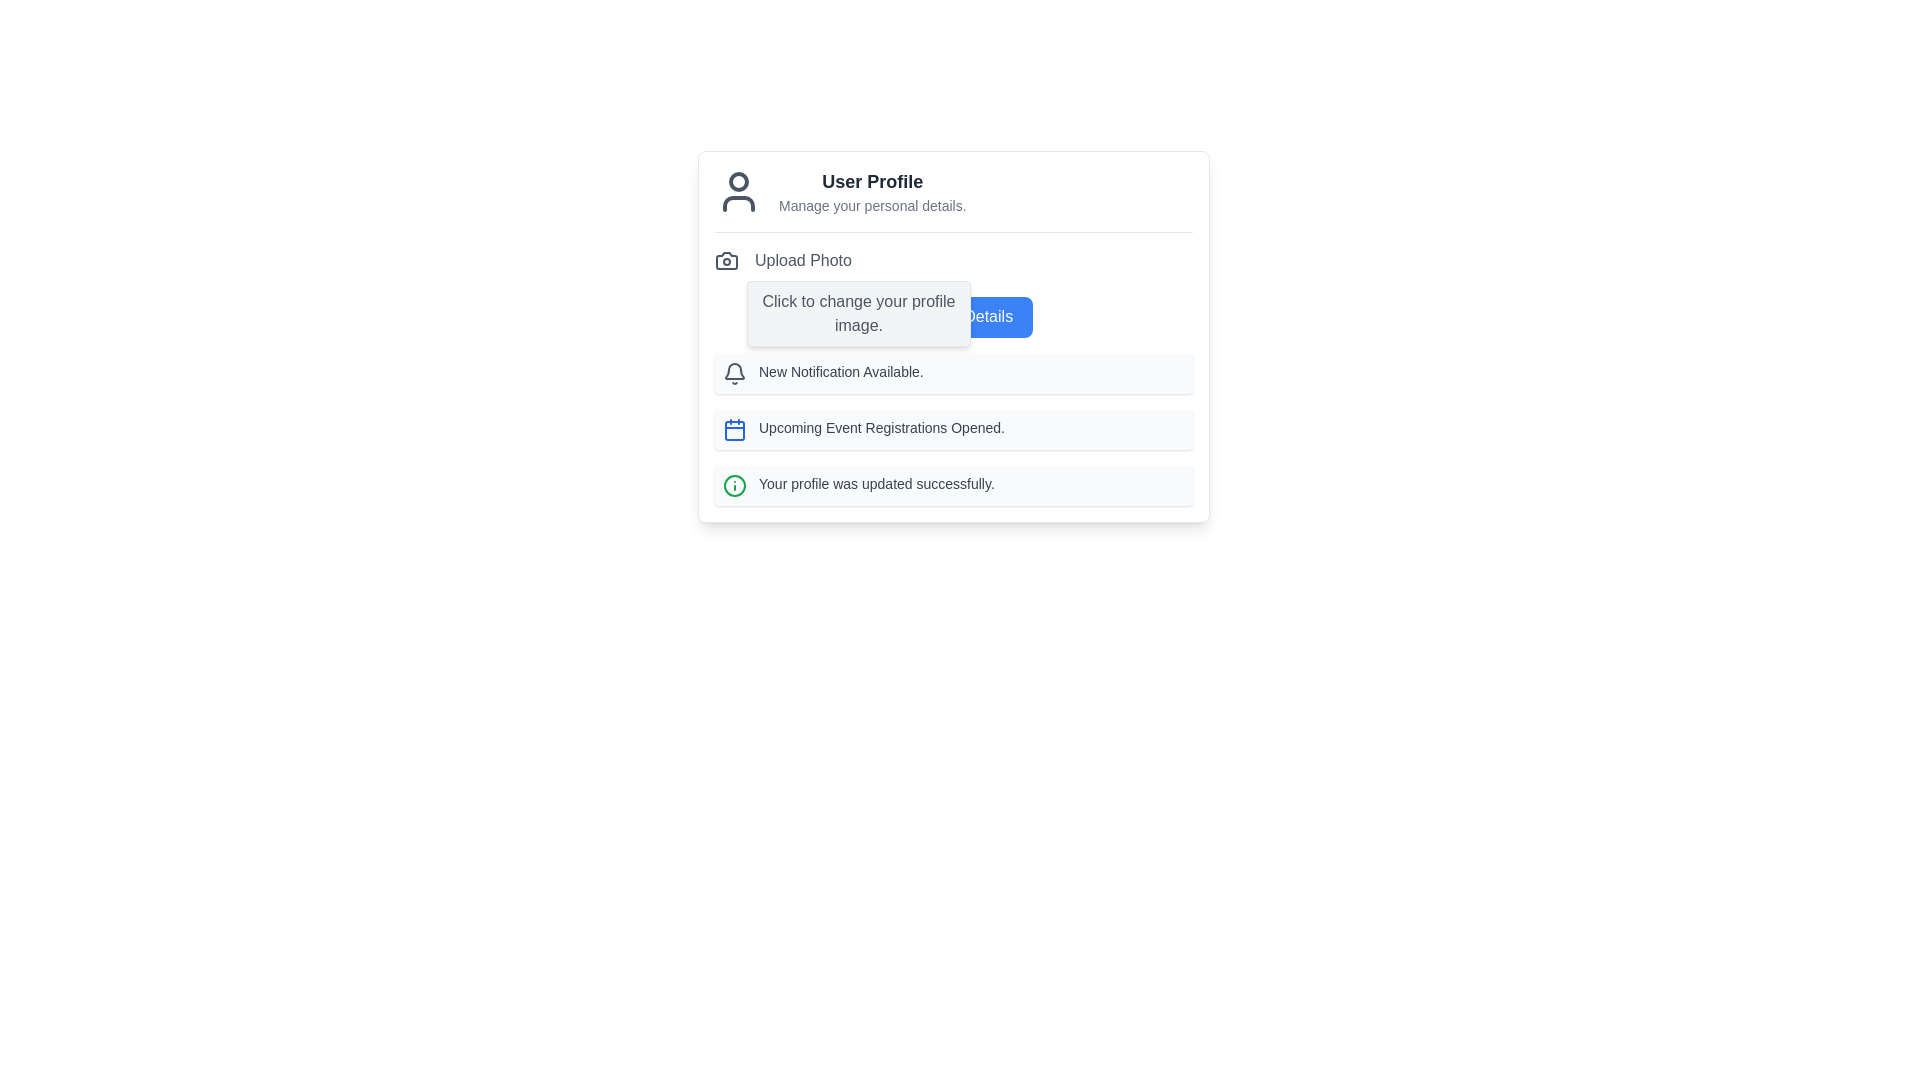 This screenshot has height=1080, width=1920. I want to click on the tooltip that provides additional information about the 'Upload Photo' option, located directly beneath the 'Upload Photo' label, so click(859, 313).